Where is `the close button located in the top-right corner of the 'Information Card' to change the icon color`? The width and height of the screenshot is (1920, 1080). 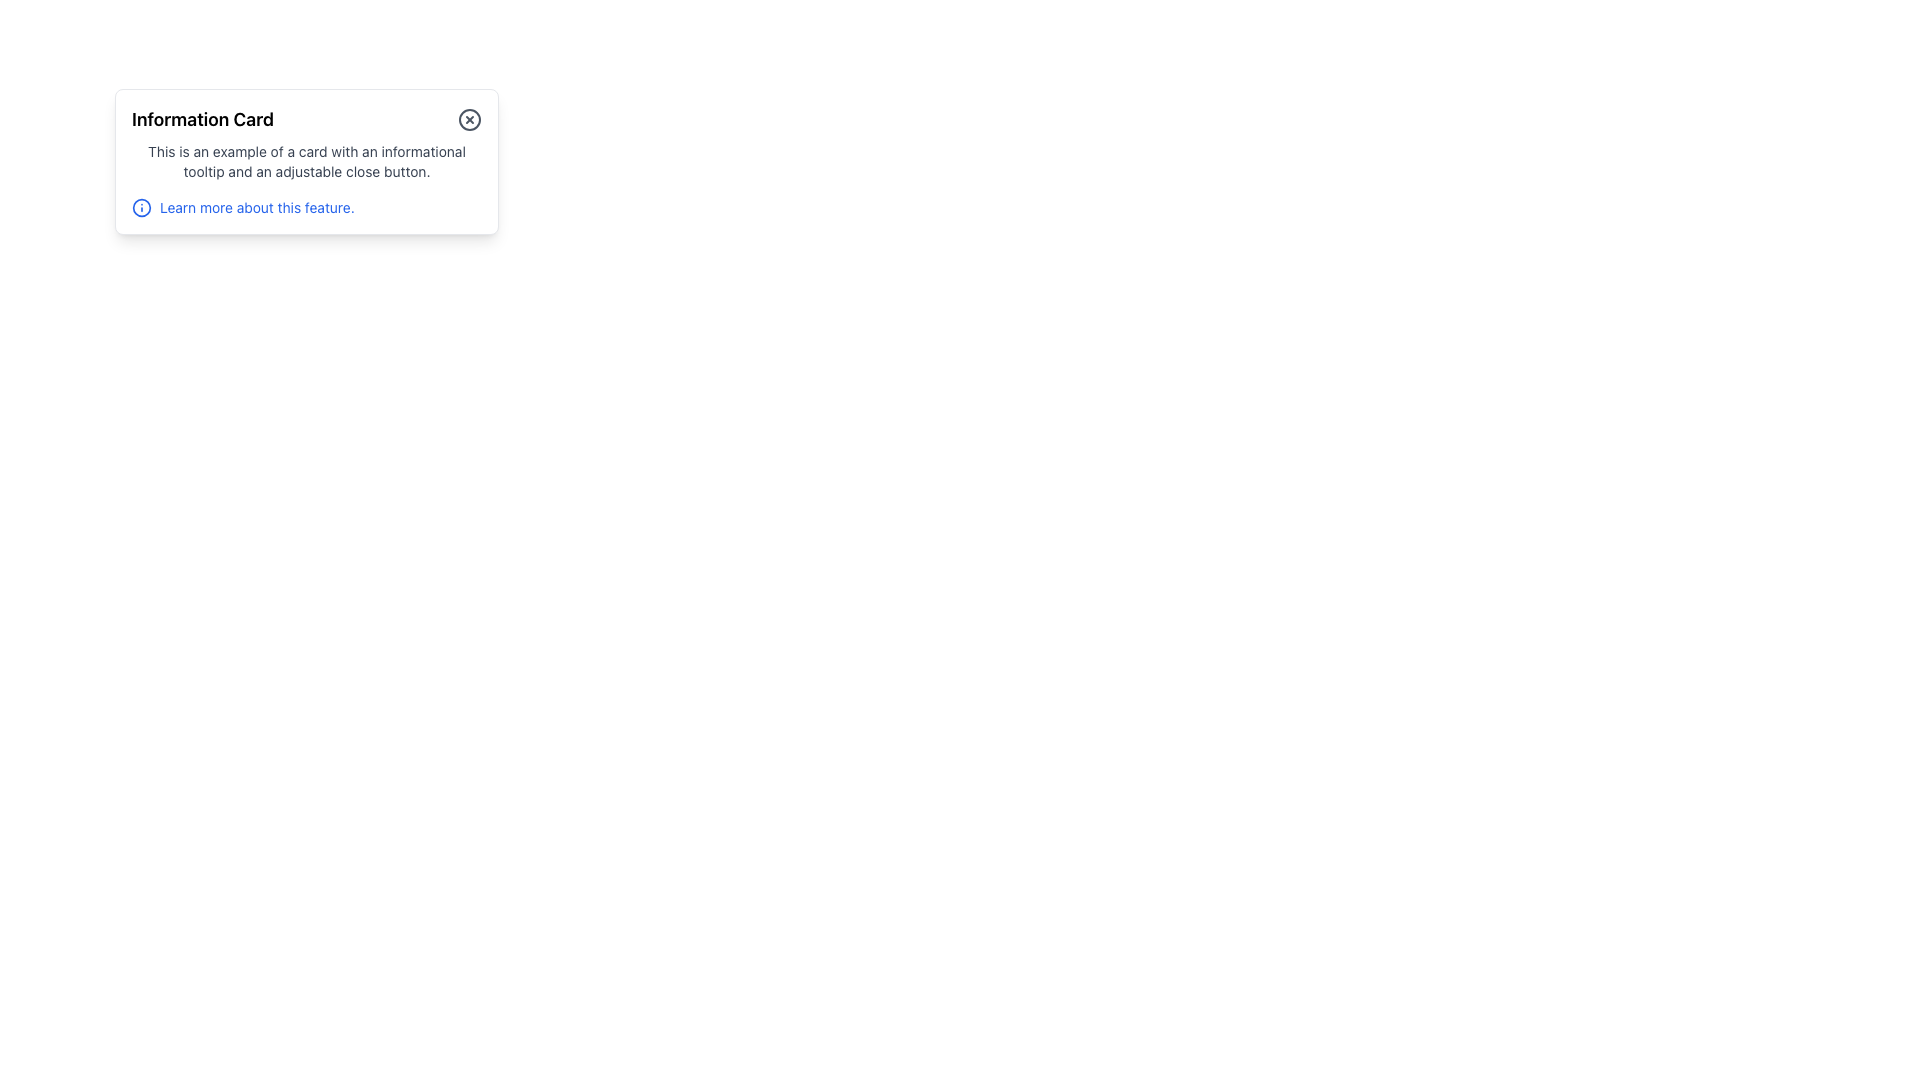
the close button located in the top-right corner of the 'Information Card' to change the icon color is located at coordinates (469, 119).